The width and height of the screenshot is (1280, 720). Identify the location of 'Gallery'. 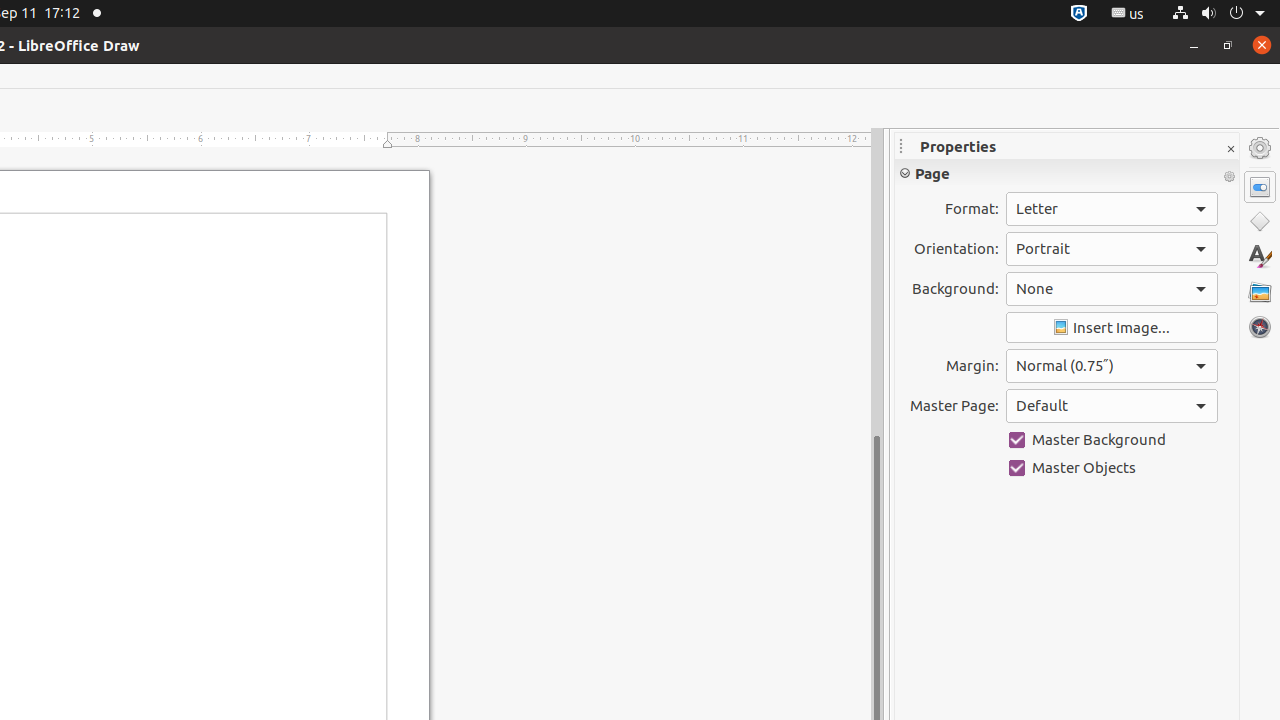
(1259, 292).